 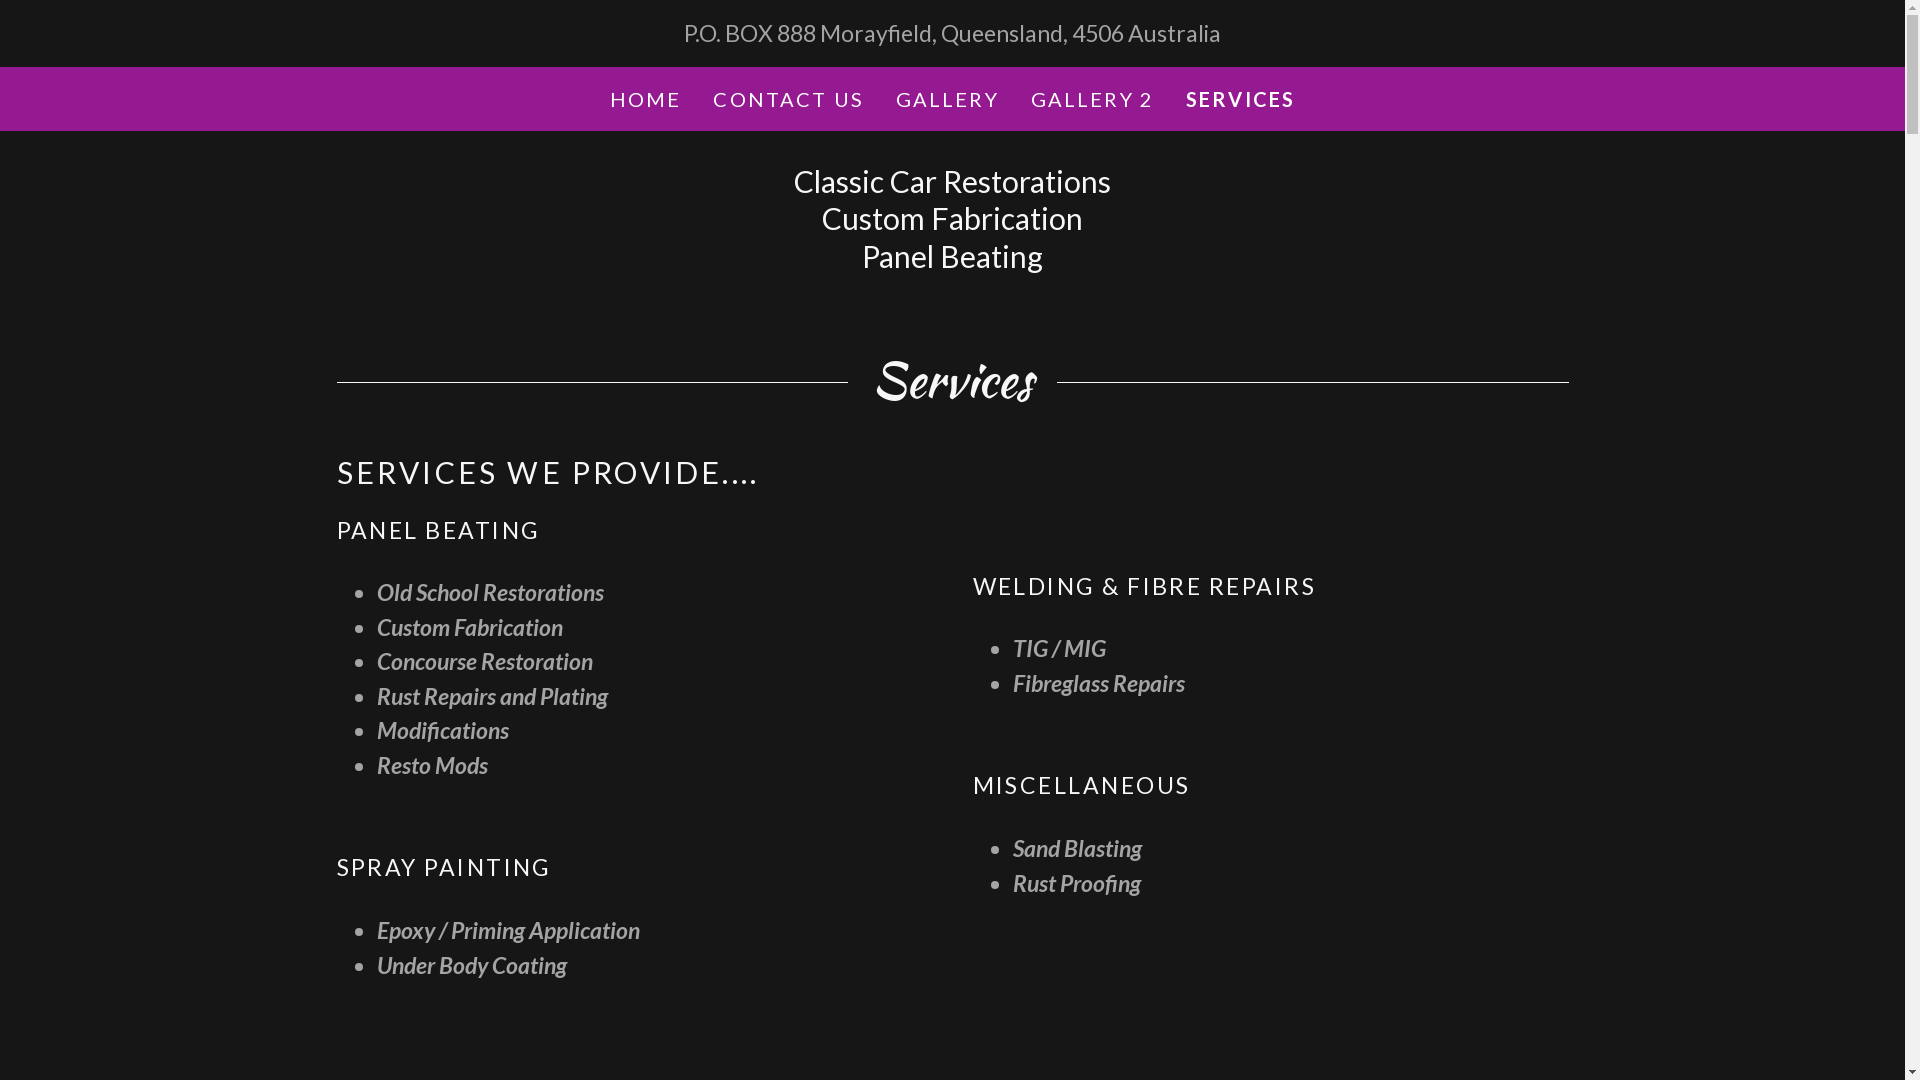 What do you see at coordinates (1239, 97) in the screenshot?
I see `'SERVICES'` at bounding box center [1239, 97].